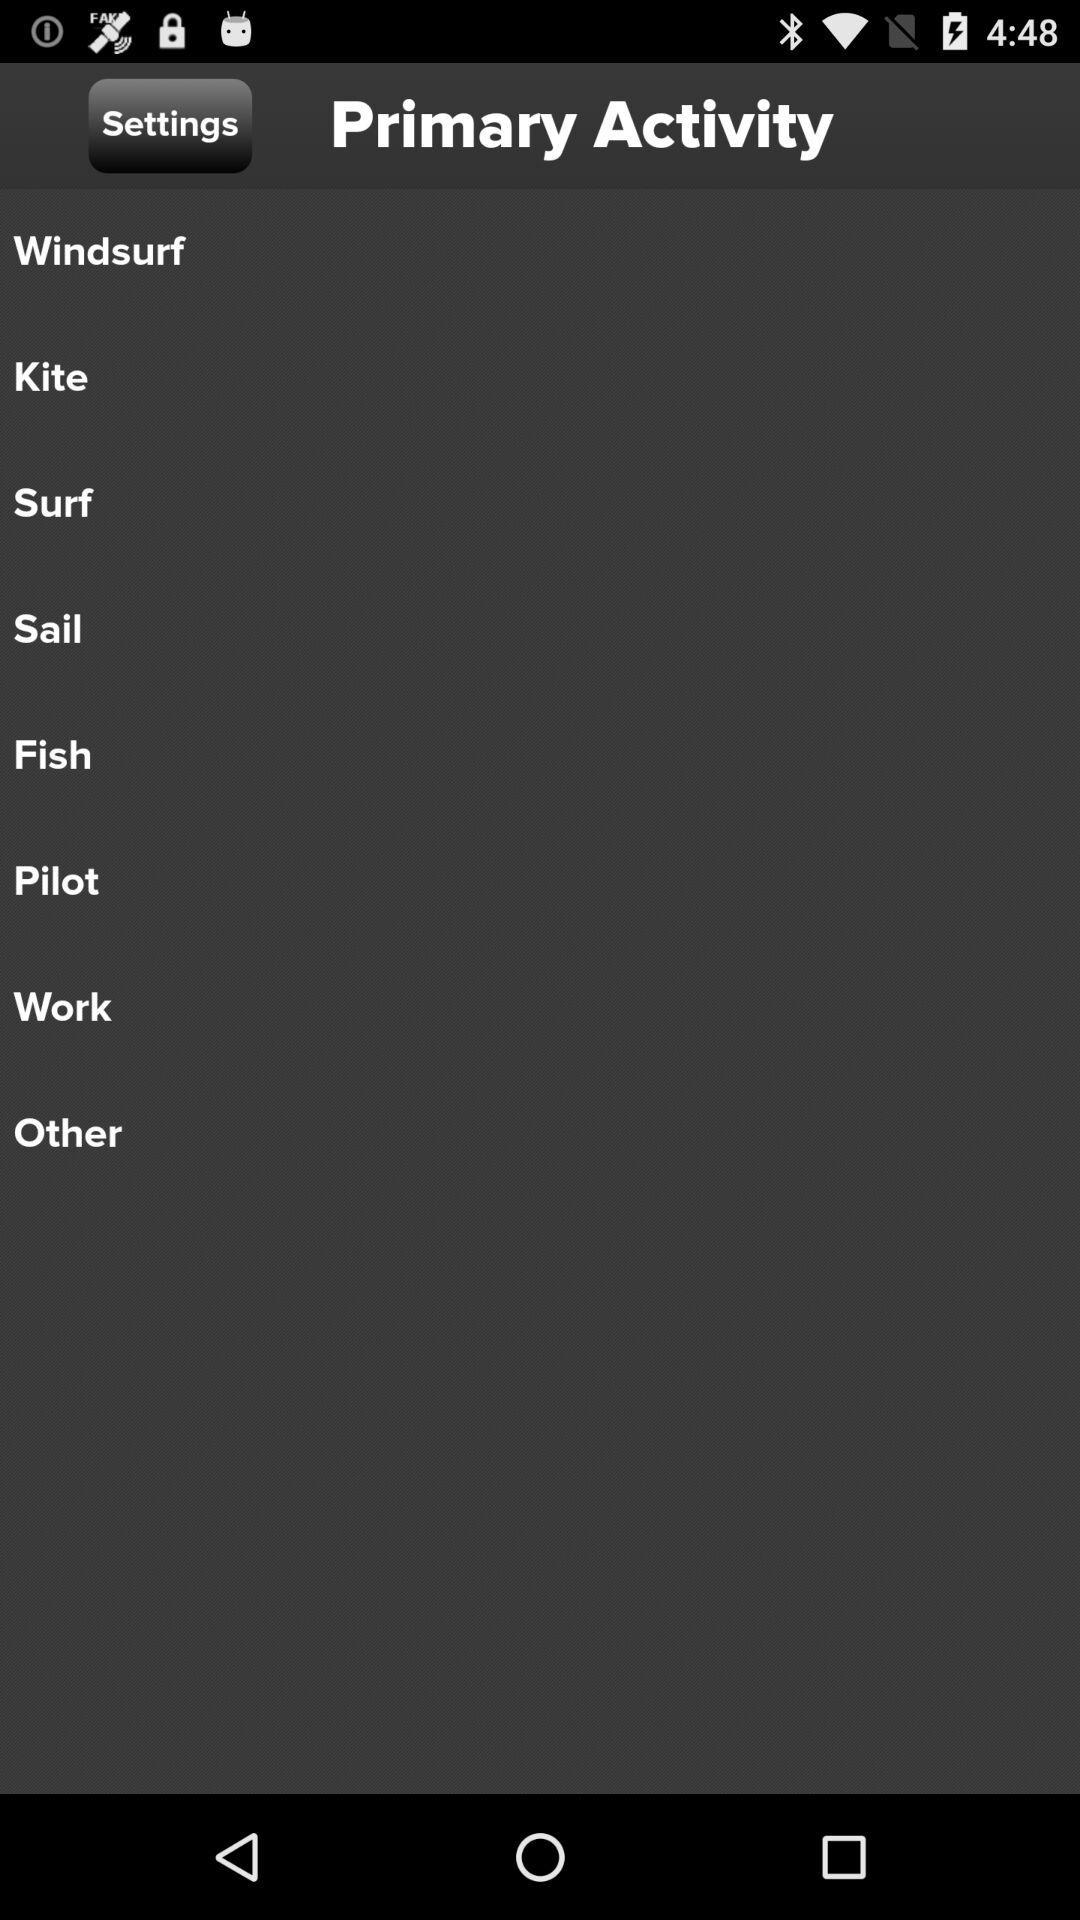 This screenshot has width=1080, height=1920. What do you see at coordinates (525, 881) in the screenshot?
I see `the item below the fish icon` at bounding box center [525, 881].